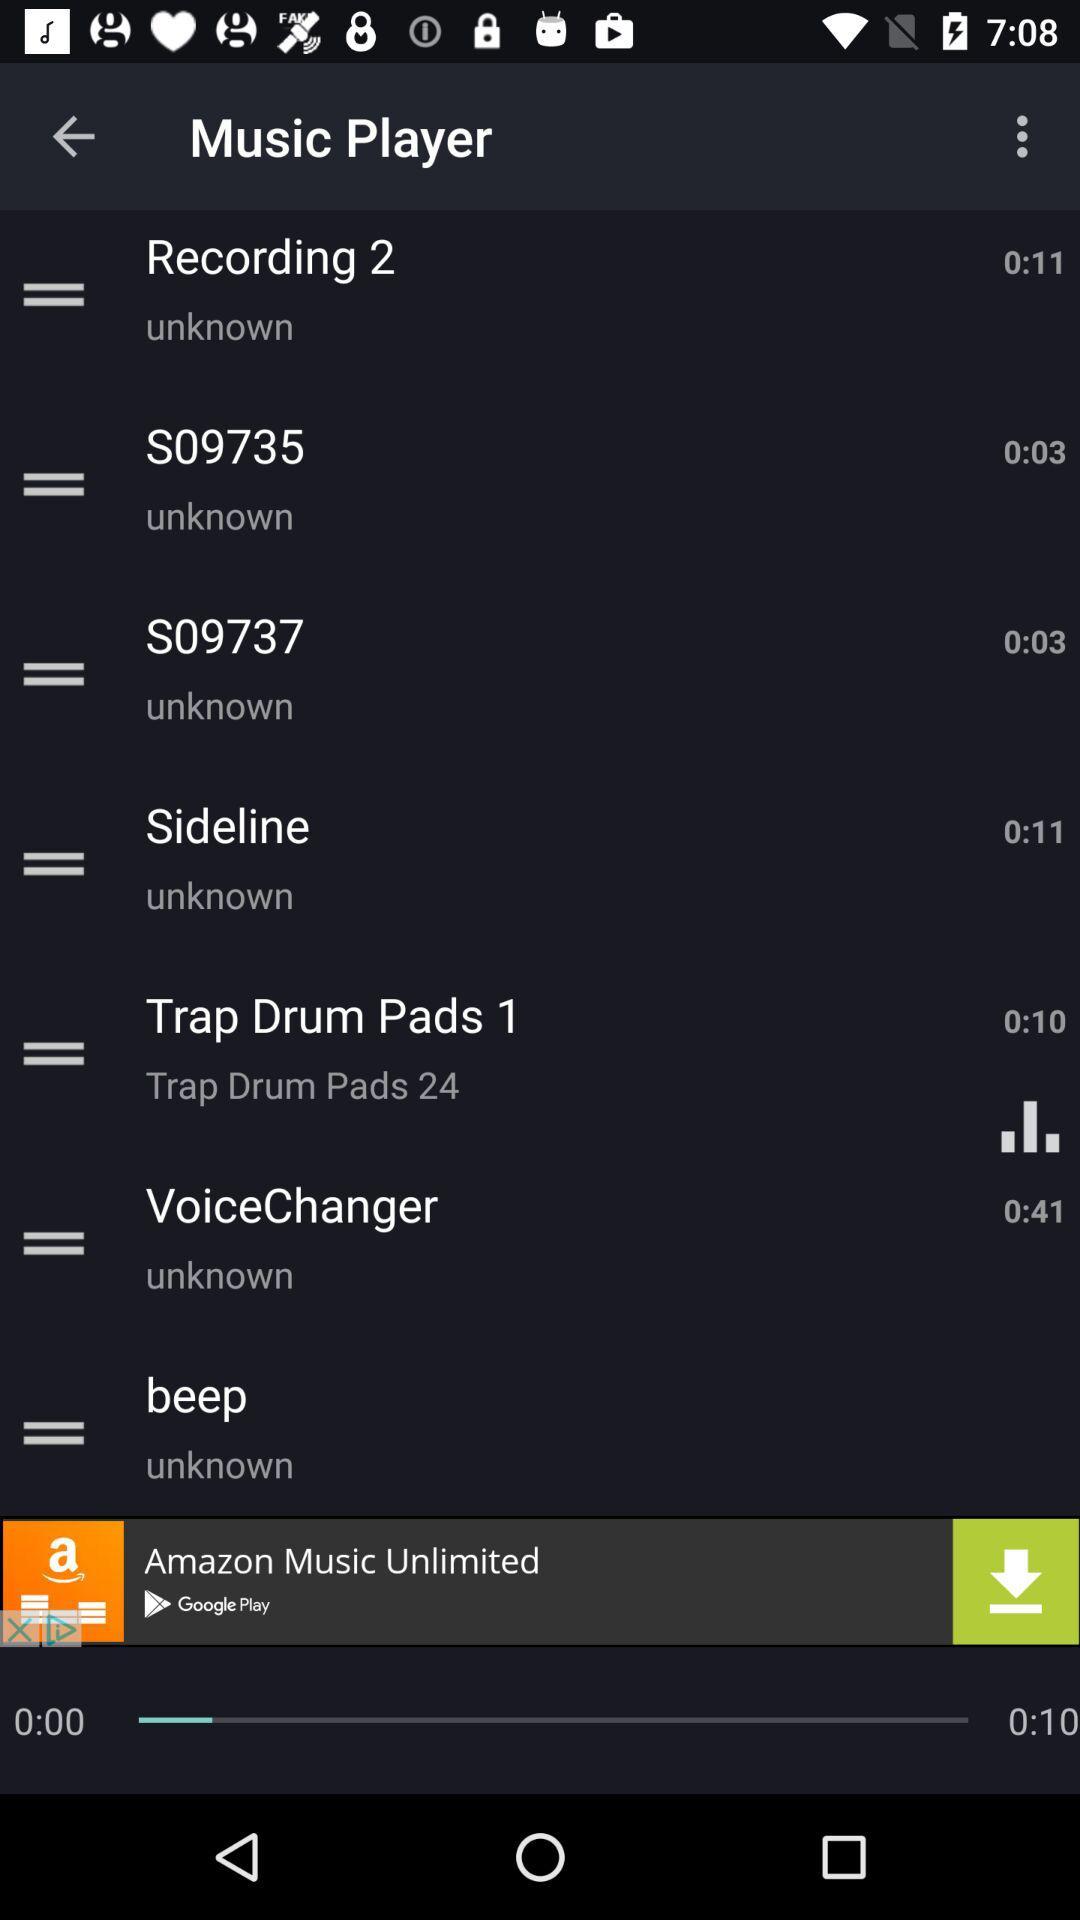 The height and width of the screenshot is (1920, 1080). Describe the element at coordinates (540, 1580) in the screenshot. I see `open advertisement` at that location.